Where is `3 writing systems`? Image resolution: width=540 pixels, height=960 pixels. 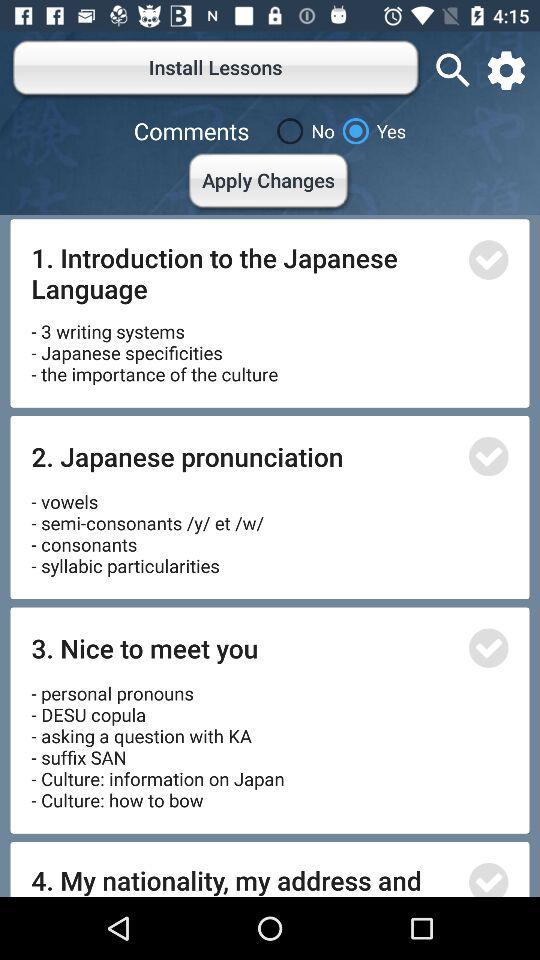 3 writing systems is located at coordinates (153, 346).